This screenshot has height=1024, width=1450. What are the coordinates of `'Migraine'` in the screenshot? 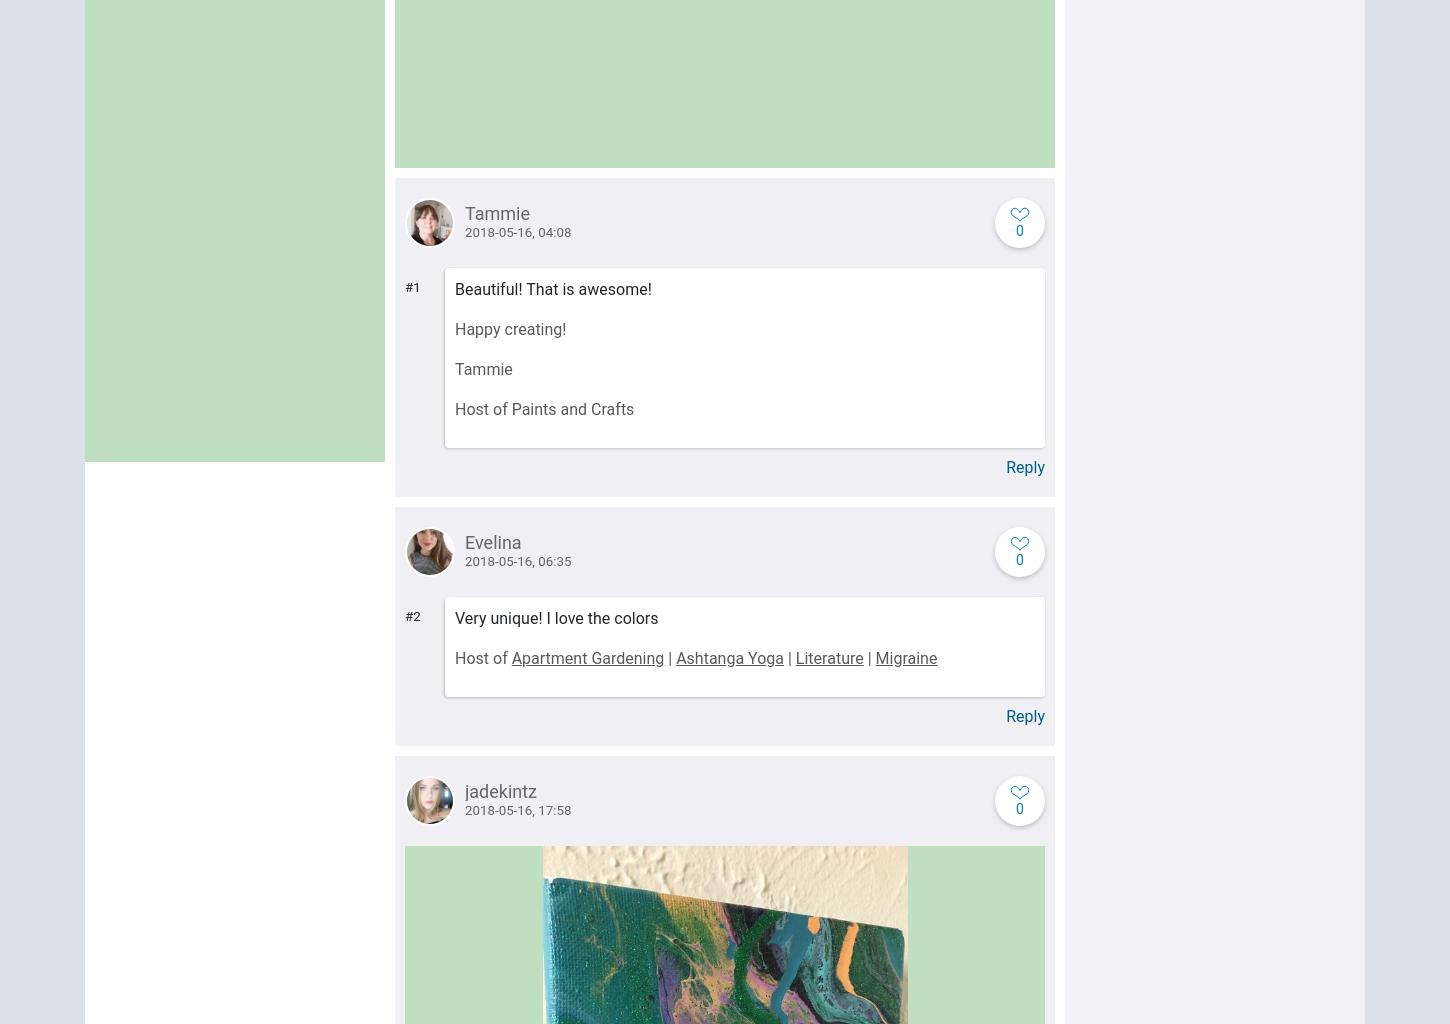 It's located at (904, 657).